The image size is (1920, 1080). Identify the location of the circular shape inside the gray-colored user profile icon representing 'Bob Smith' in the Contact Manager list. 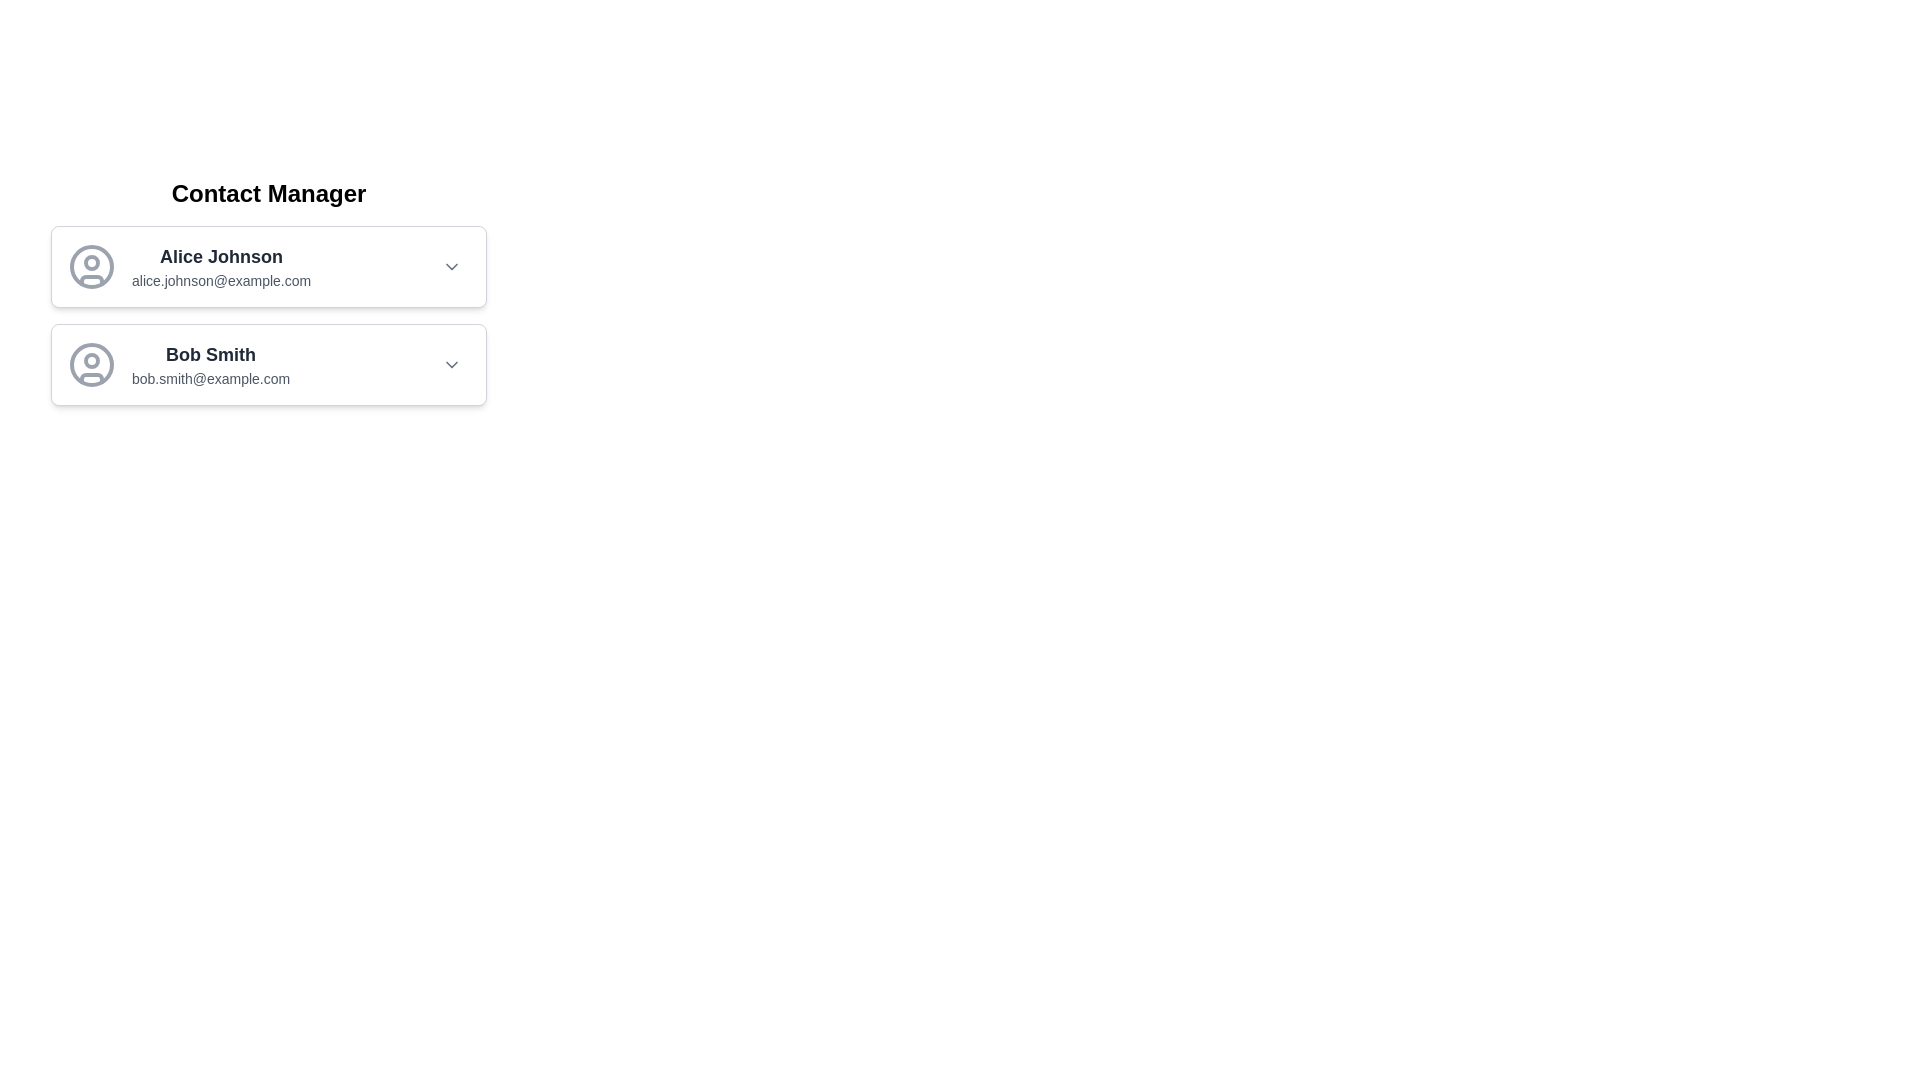
(90, 365).